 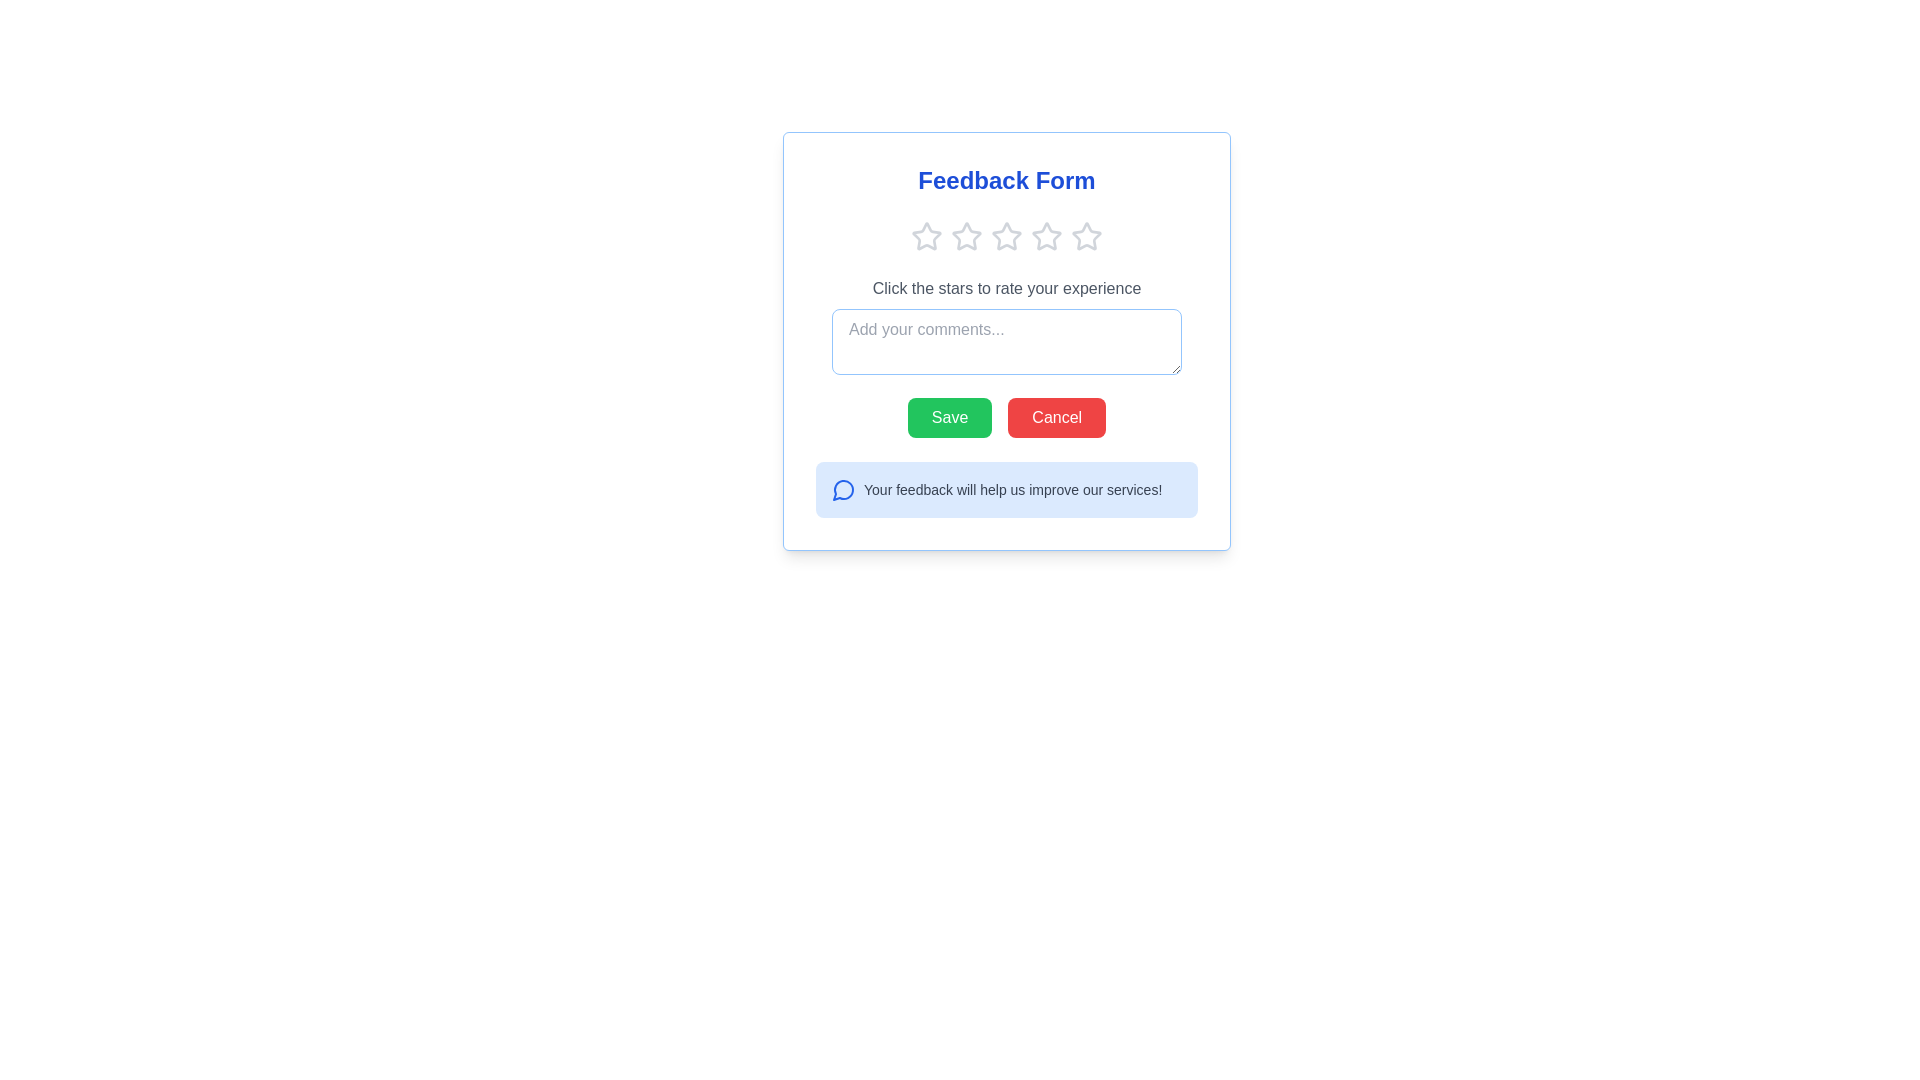 What do you see at coordinates (1085, 235) in the screenshot?
I see `the fifth star icon in the rating section` at bounding box center [1085, 235].